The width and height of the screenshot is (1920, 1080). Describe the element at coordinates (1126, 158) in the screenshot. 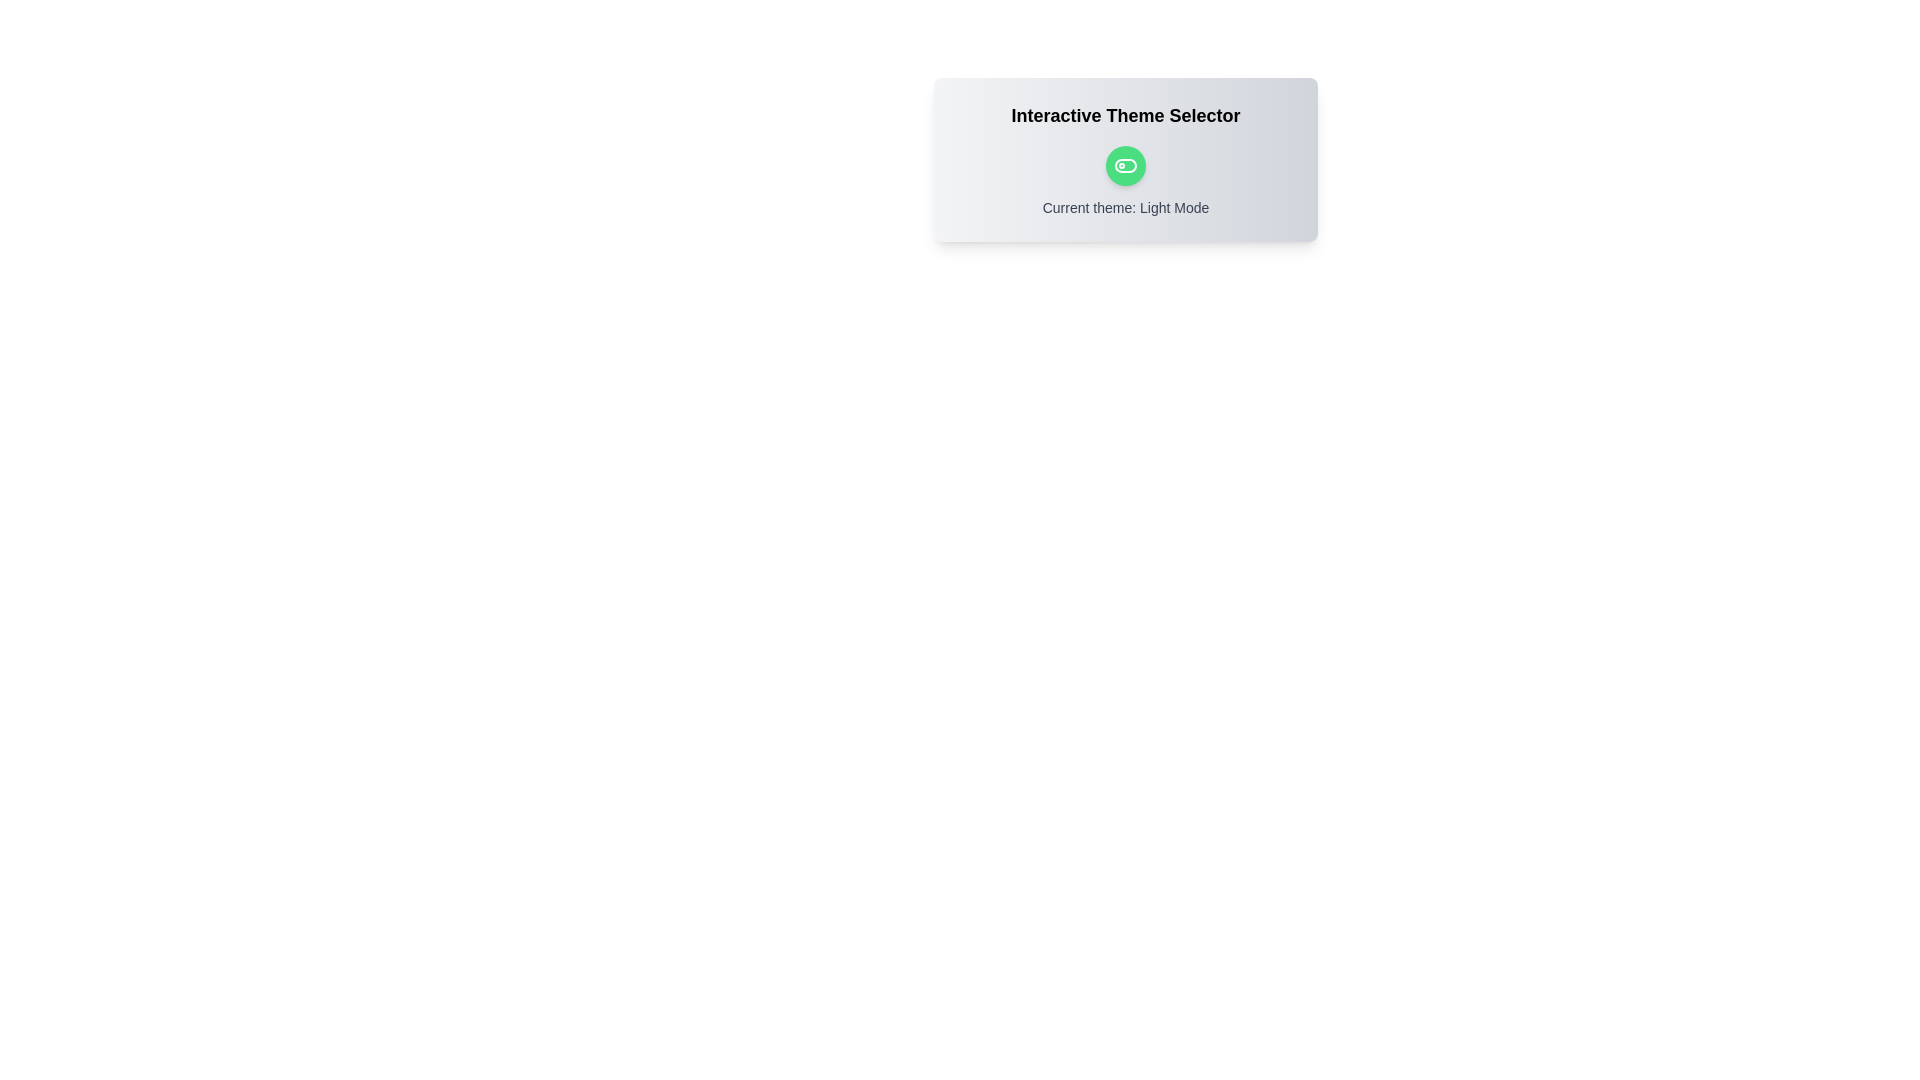

I see `the theme selector module's text` at that location.